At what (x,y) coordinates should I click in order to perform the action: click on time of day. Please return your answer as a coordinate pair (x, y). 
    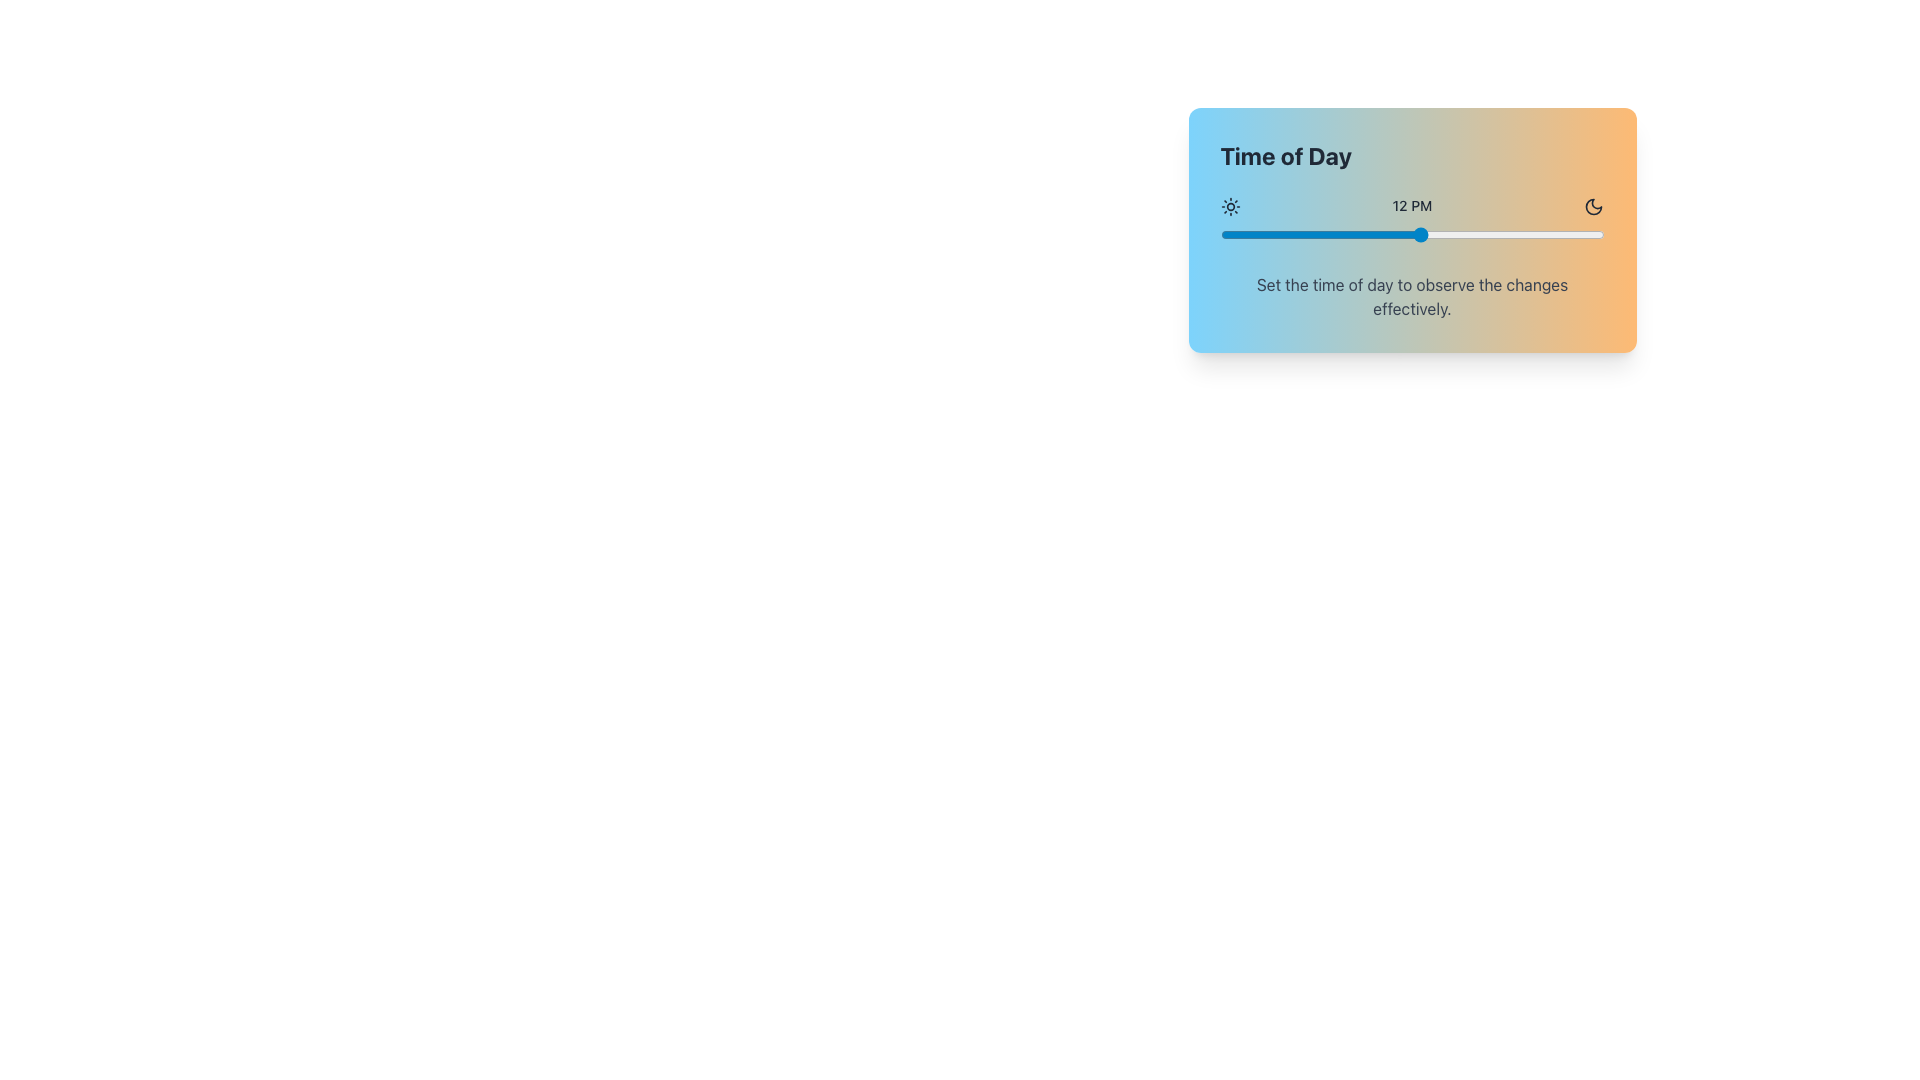
    Looking at the image, I should click on (1570, 234).